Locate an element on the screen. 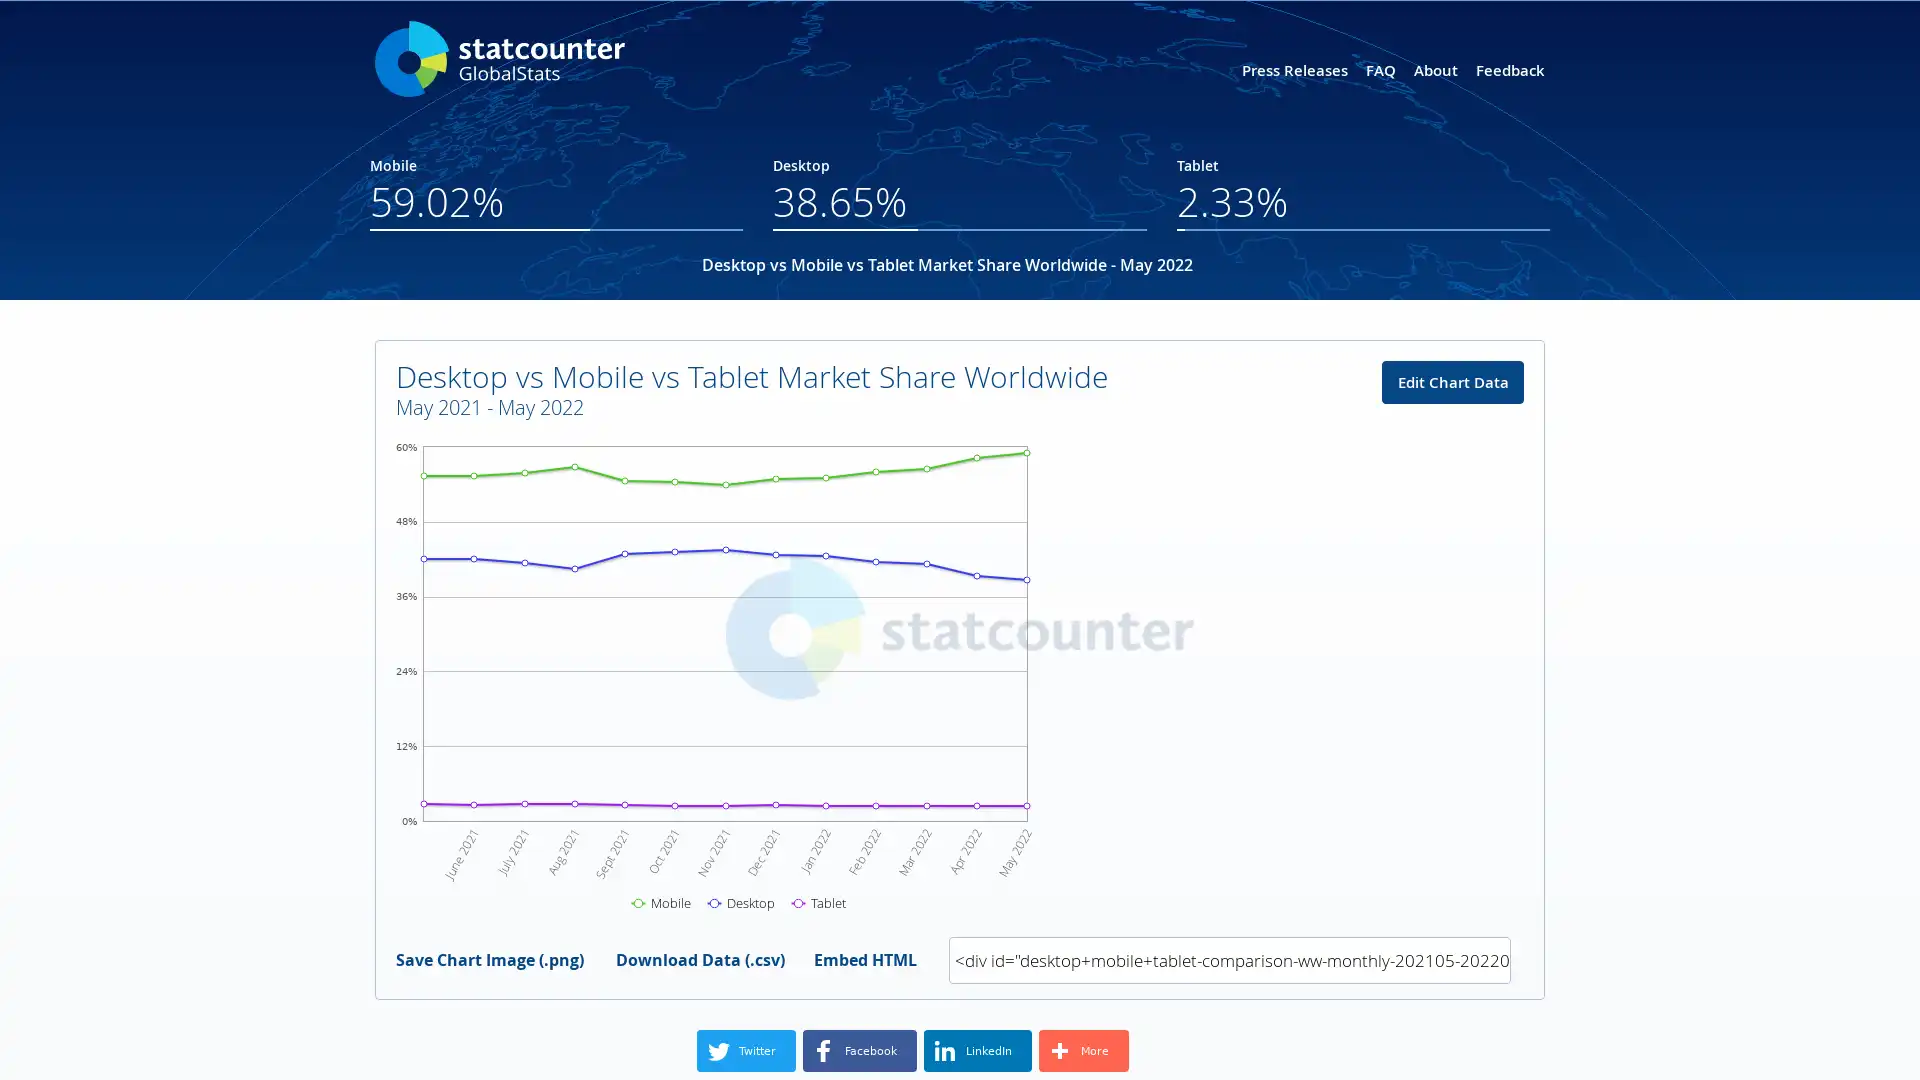 The image size is (1920, 1080). Share to Twitter Twitter is located at coordinates (745, 1049).